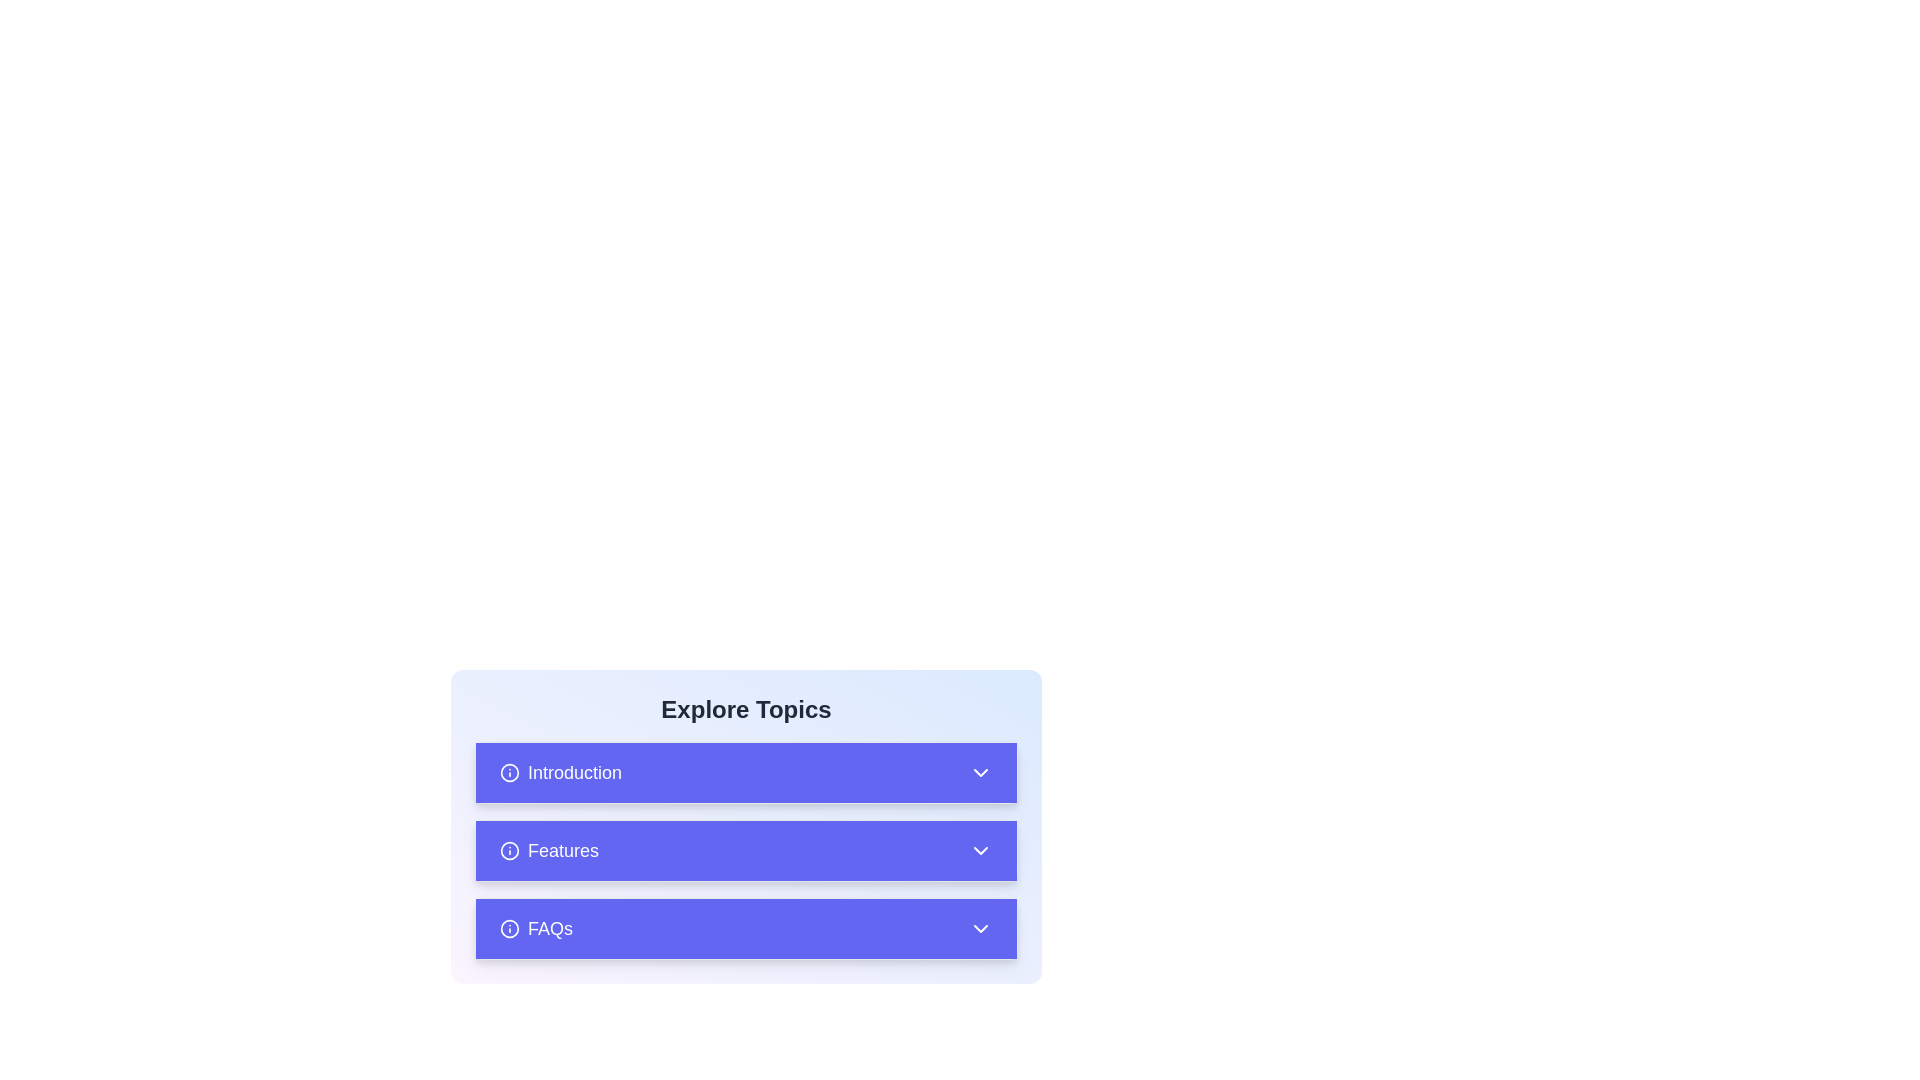 Image resolution: width=1920 pixels, height=1080 pixels. Describe the element at coordinates (509, 851) in the screenshot. I see `the circular graphical icon located in the 'Features' section of the 'Explore Topics' interface` at that location.